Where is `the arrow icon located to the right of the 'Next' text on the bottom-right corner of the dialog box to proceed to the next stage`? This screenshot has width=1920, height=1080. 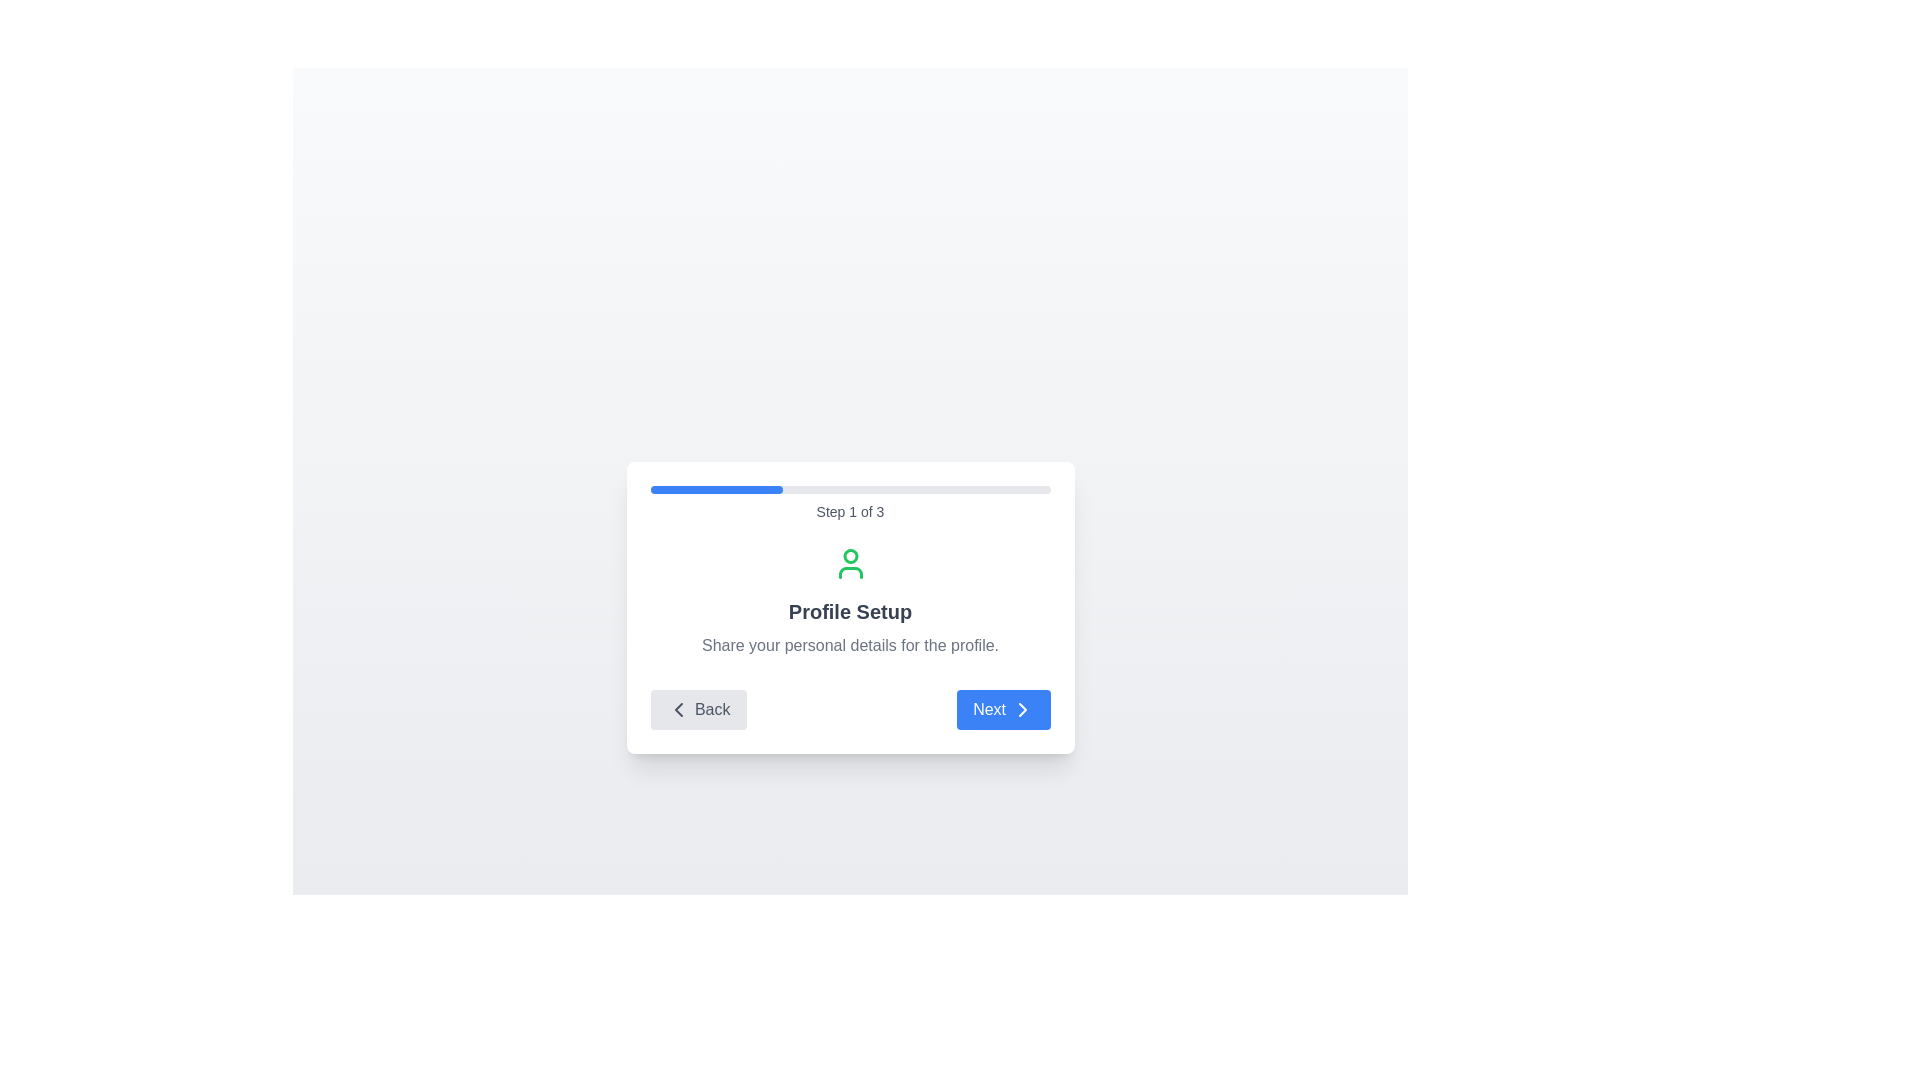
the arrow icon located to the right of the 'Next' text on the bottom-right corner of the dialog box to proceed to the next stage is located at coordinates (1022, 709).